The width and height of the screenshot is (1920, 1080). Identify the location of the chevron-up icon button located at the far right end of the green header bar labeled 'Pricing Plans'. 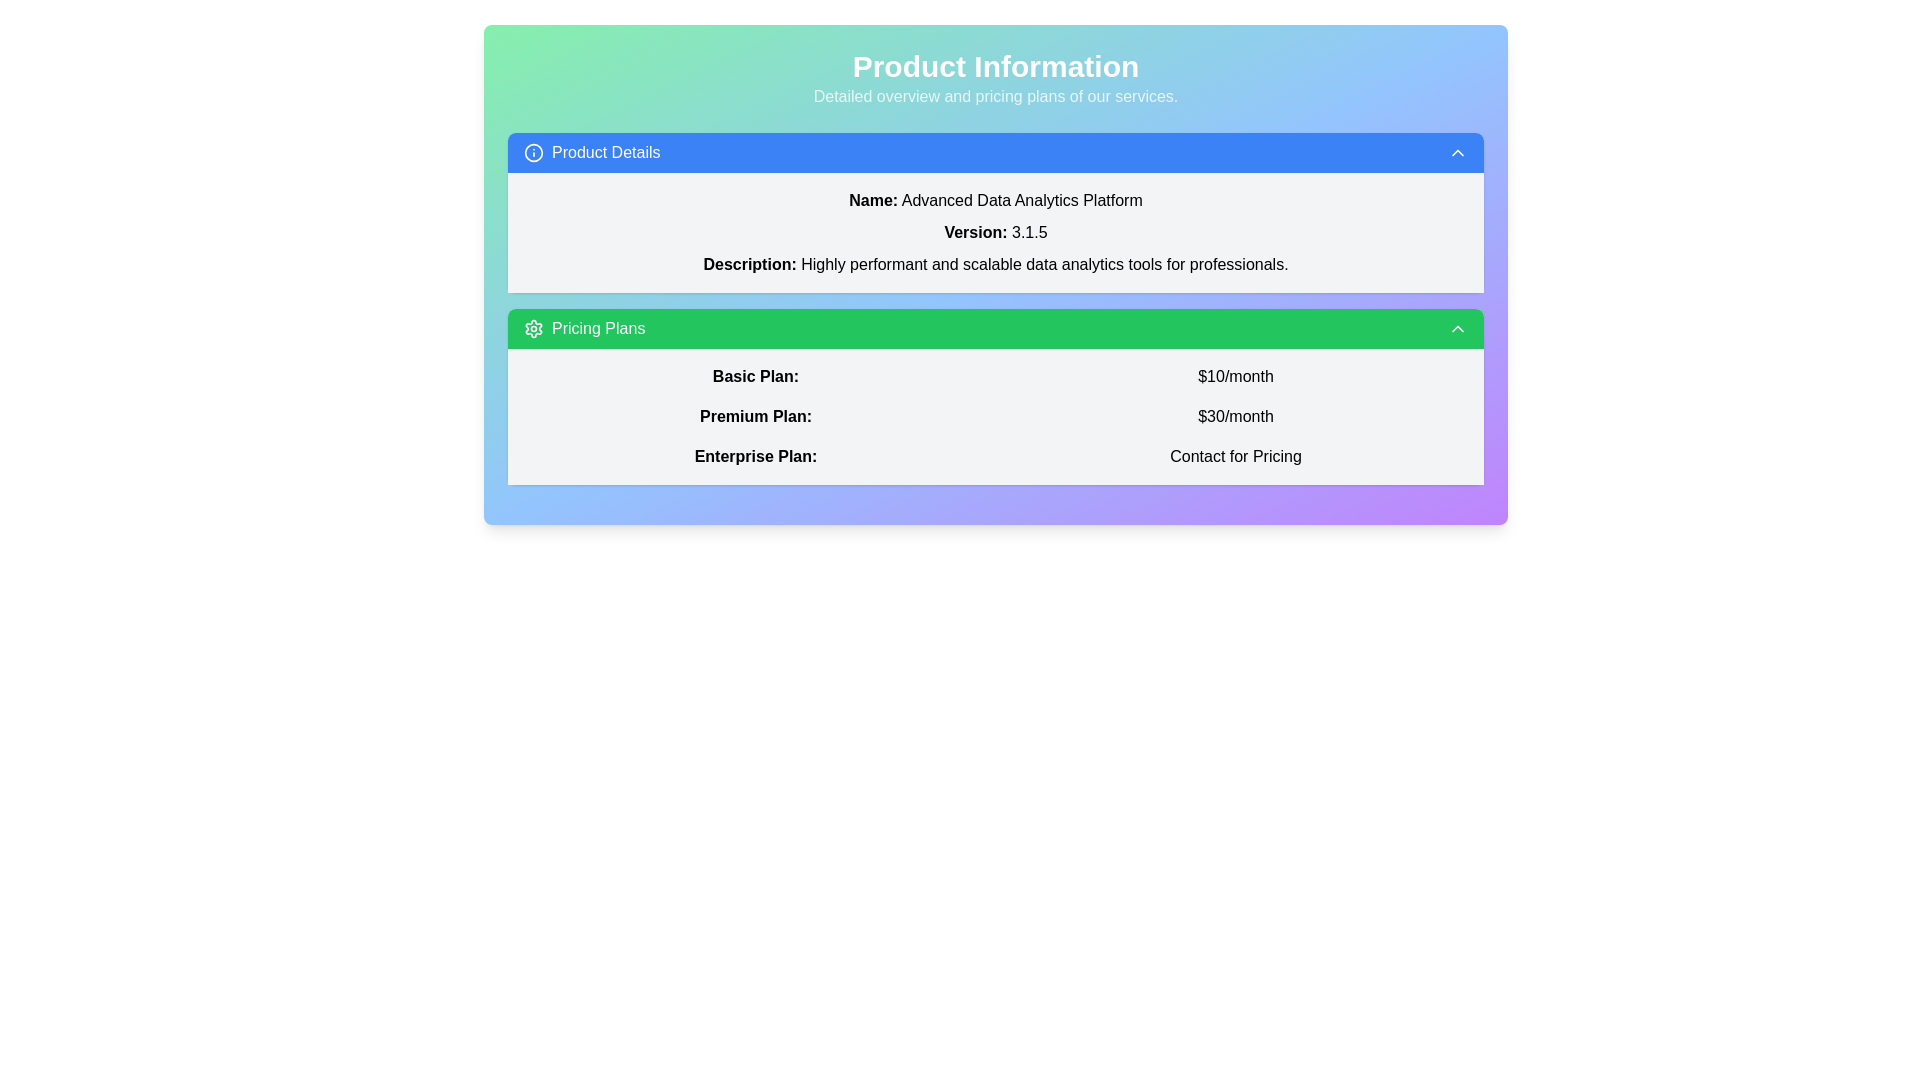
(1458, 327).